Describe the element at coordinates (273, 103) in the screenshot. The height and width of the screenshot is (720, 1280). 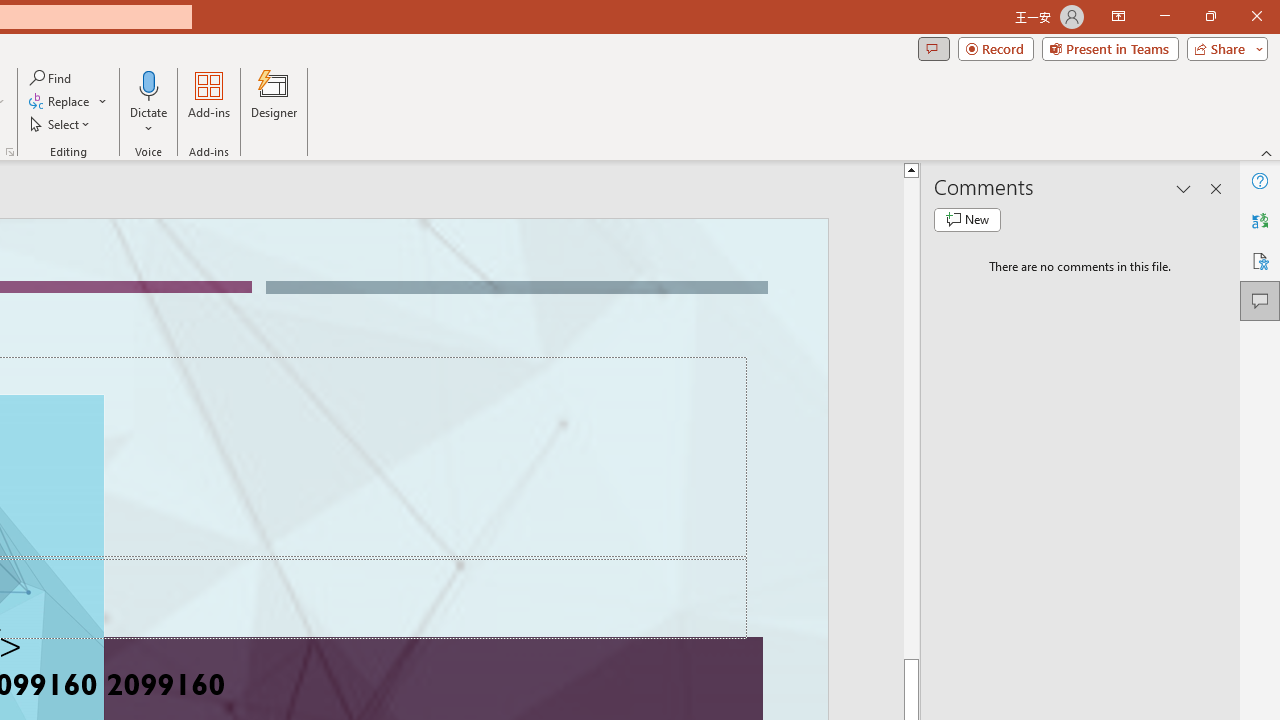
I see `'Designer'` at that location.